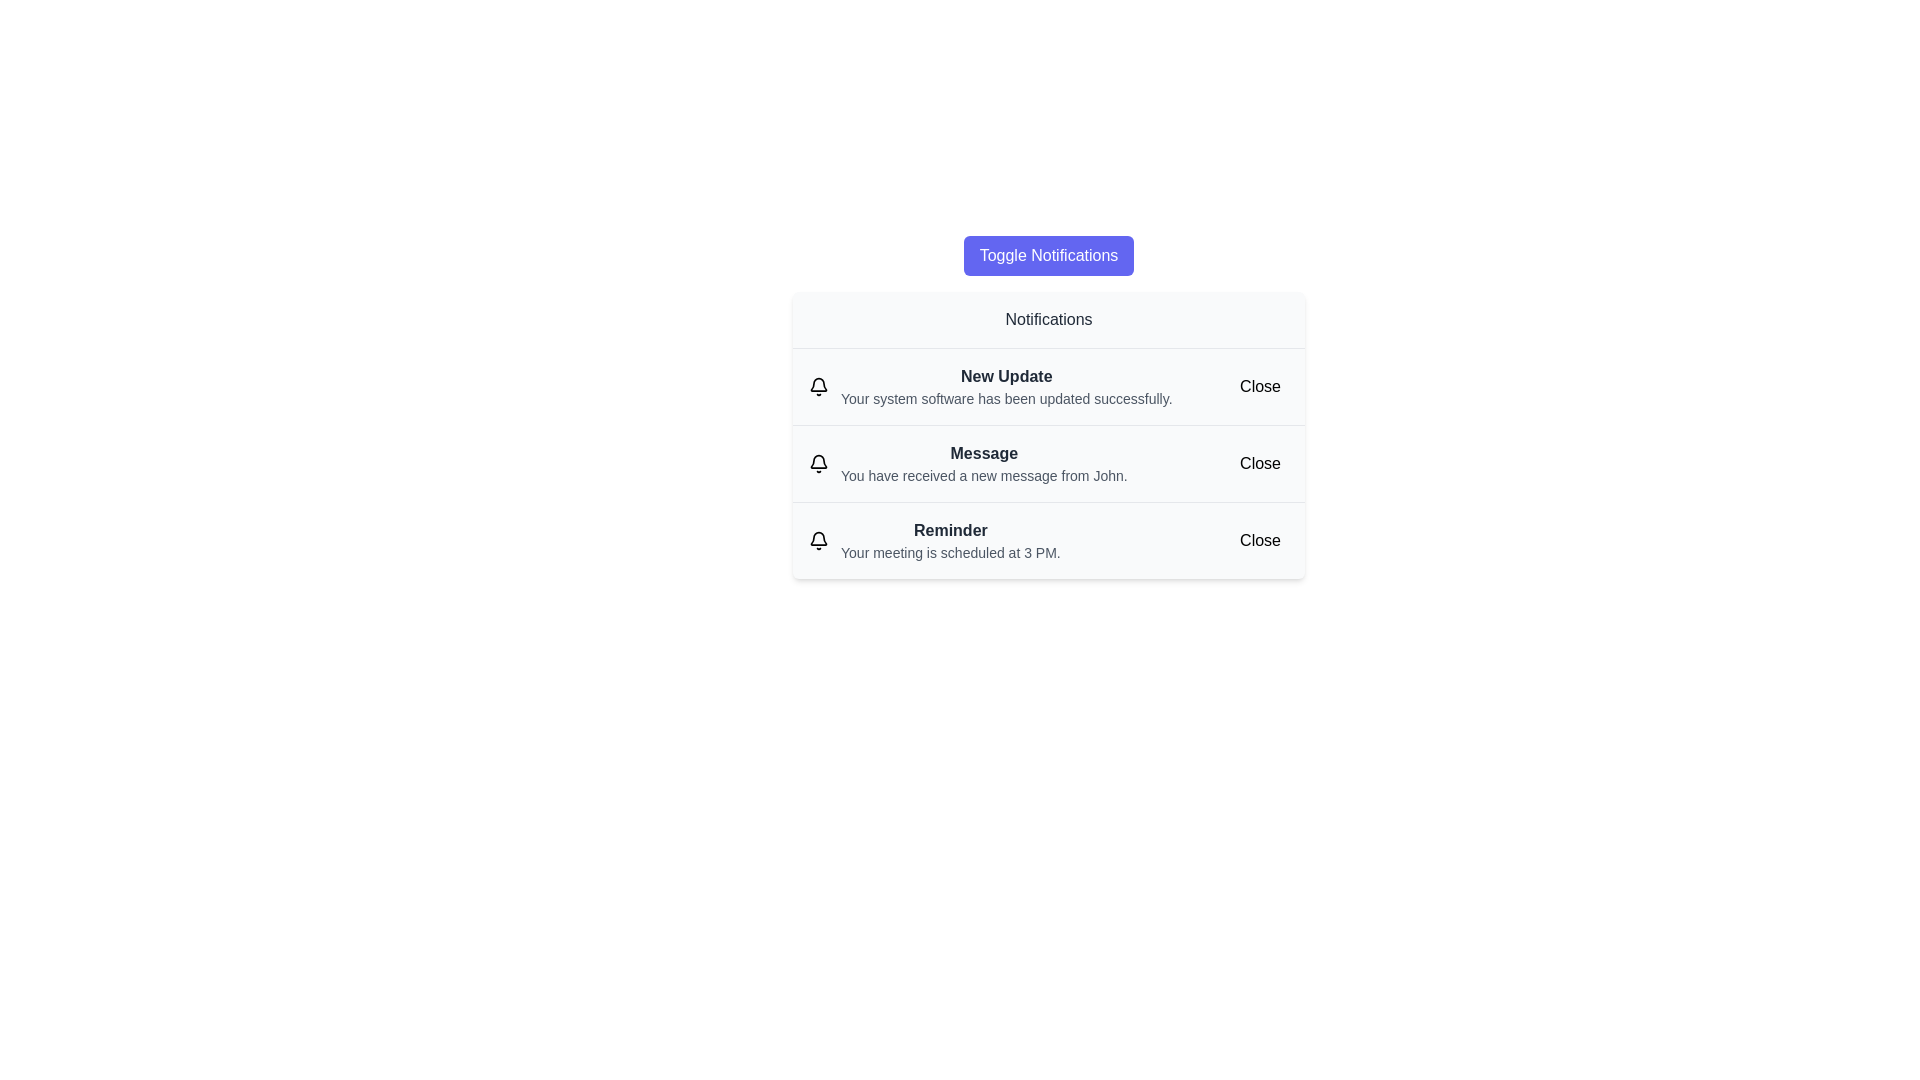 The image size is (1920, 1080). Describe the element at coordinates (984, 475) in the screenshot. I see `the text label that reads 'You have received a new message from John.', which is styled in a small, gray font and is part of the notification card under the 'Message' title` at that location.